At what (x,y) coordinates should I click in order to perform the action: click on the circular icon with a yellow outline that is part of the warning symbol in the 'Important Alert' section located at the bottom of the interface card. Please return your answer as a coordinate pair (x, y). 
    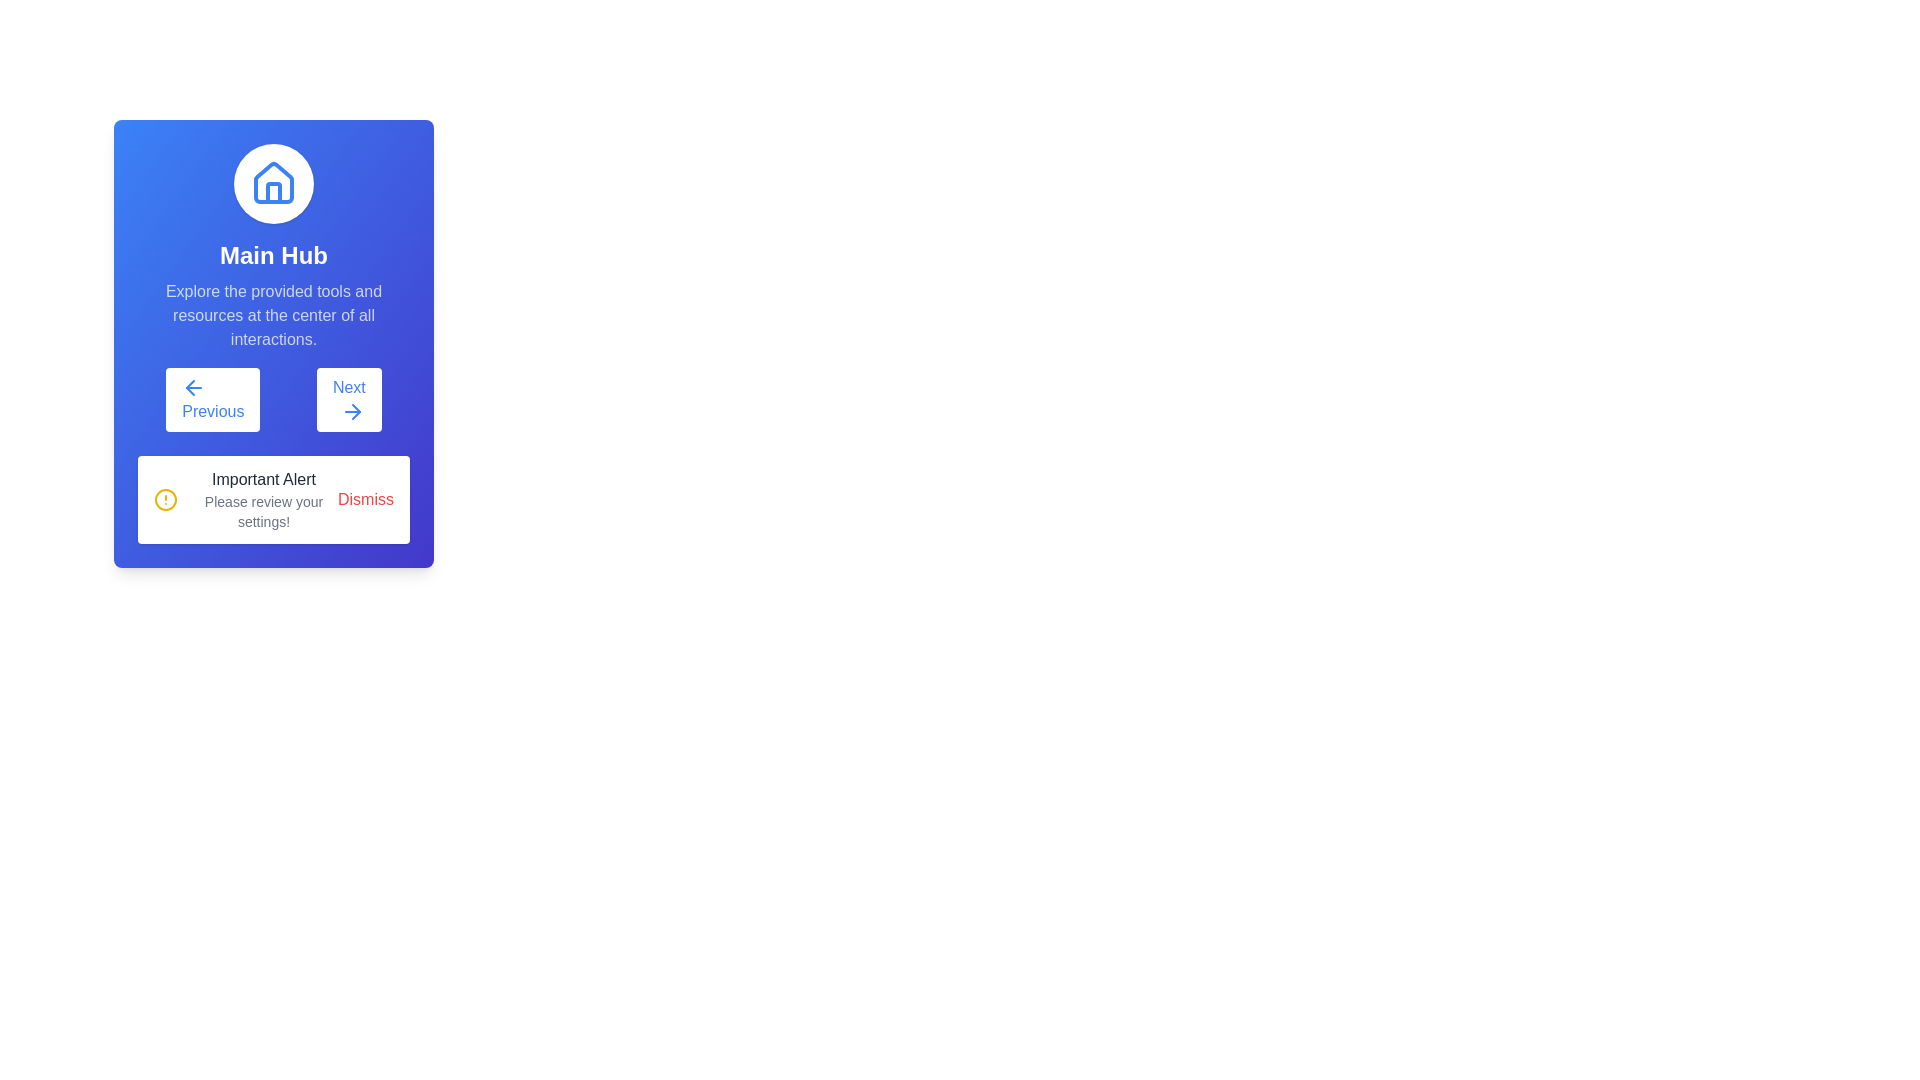
    Looking at the image, I should click on (166, 499).